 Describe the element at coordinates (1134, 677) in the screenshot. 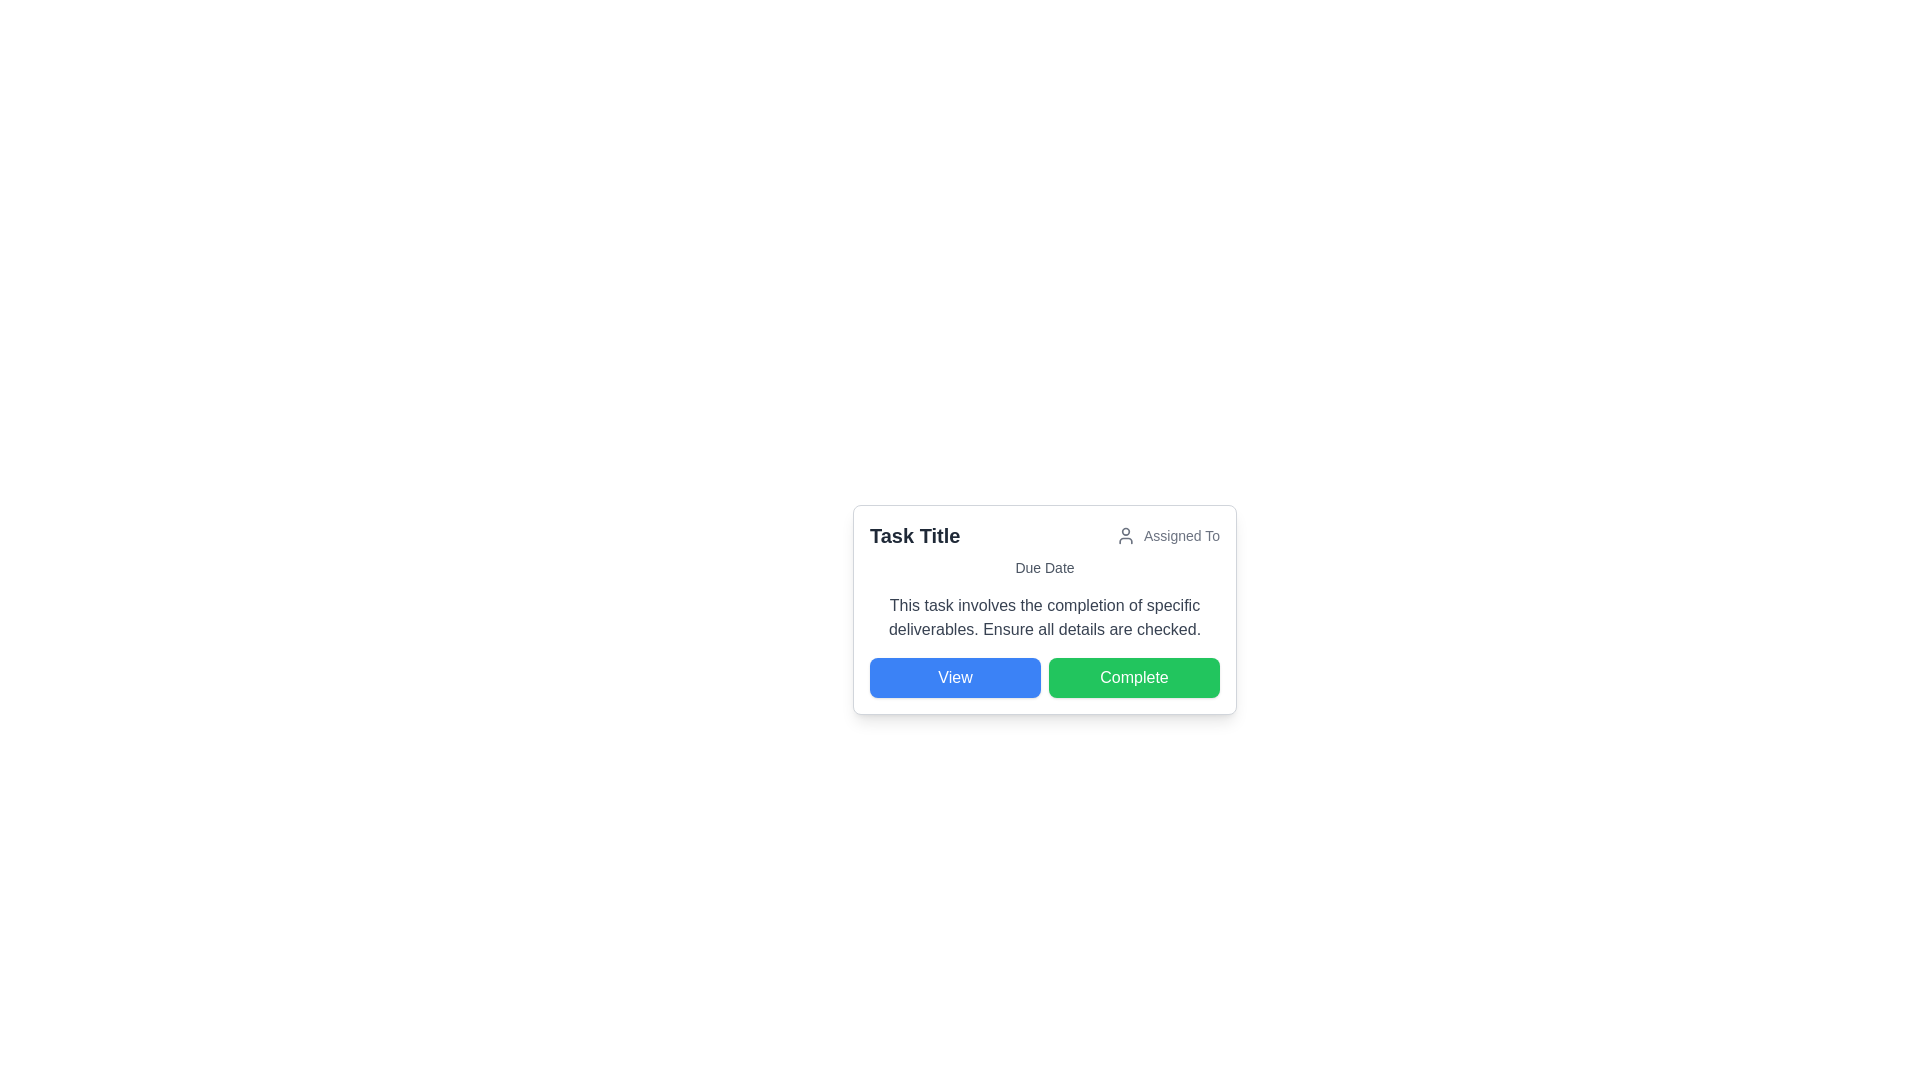

I see `the 'Complete' button, which is a prominent green button with white text, located in the bottom-right area of the card interface` at that location.